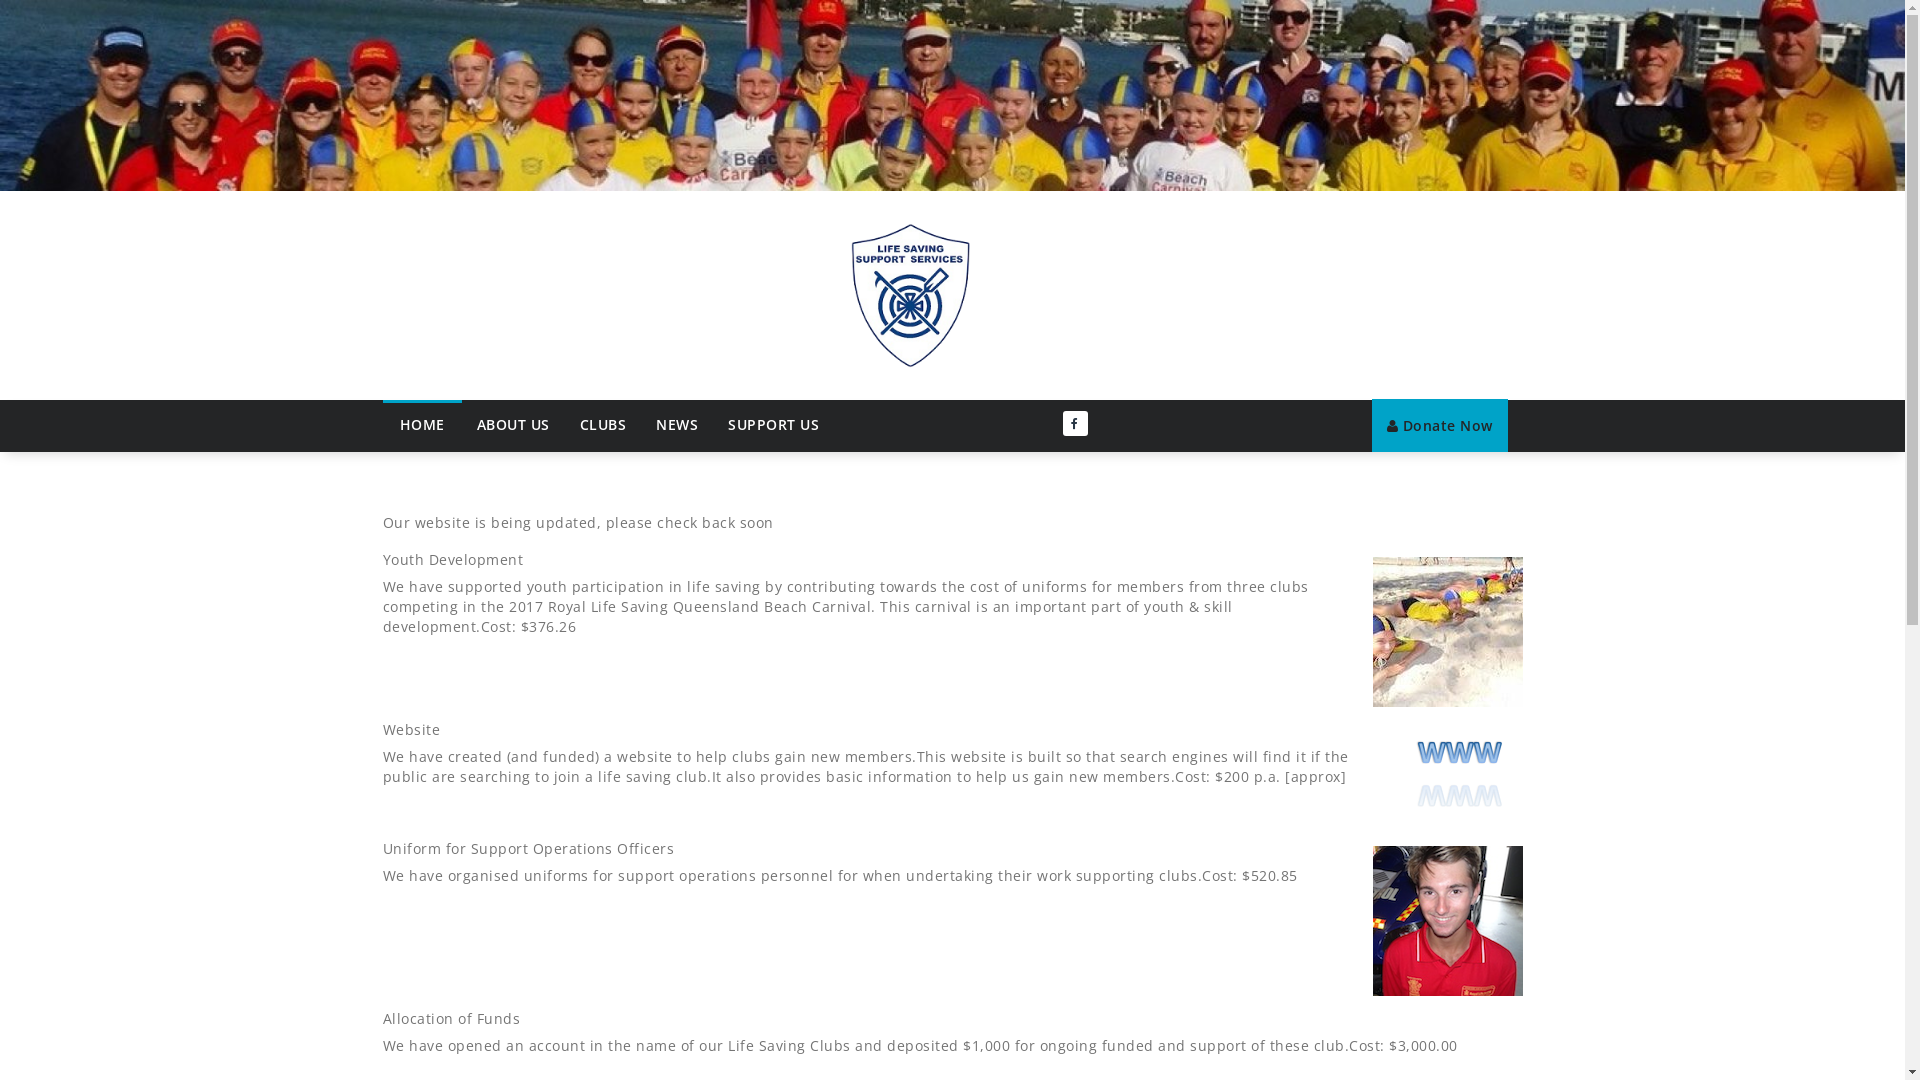 The image size is (1920, 1080). I want to click on 'ABOUT US', so click(513, 423).